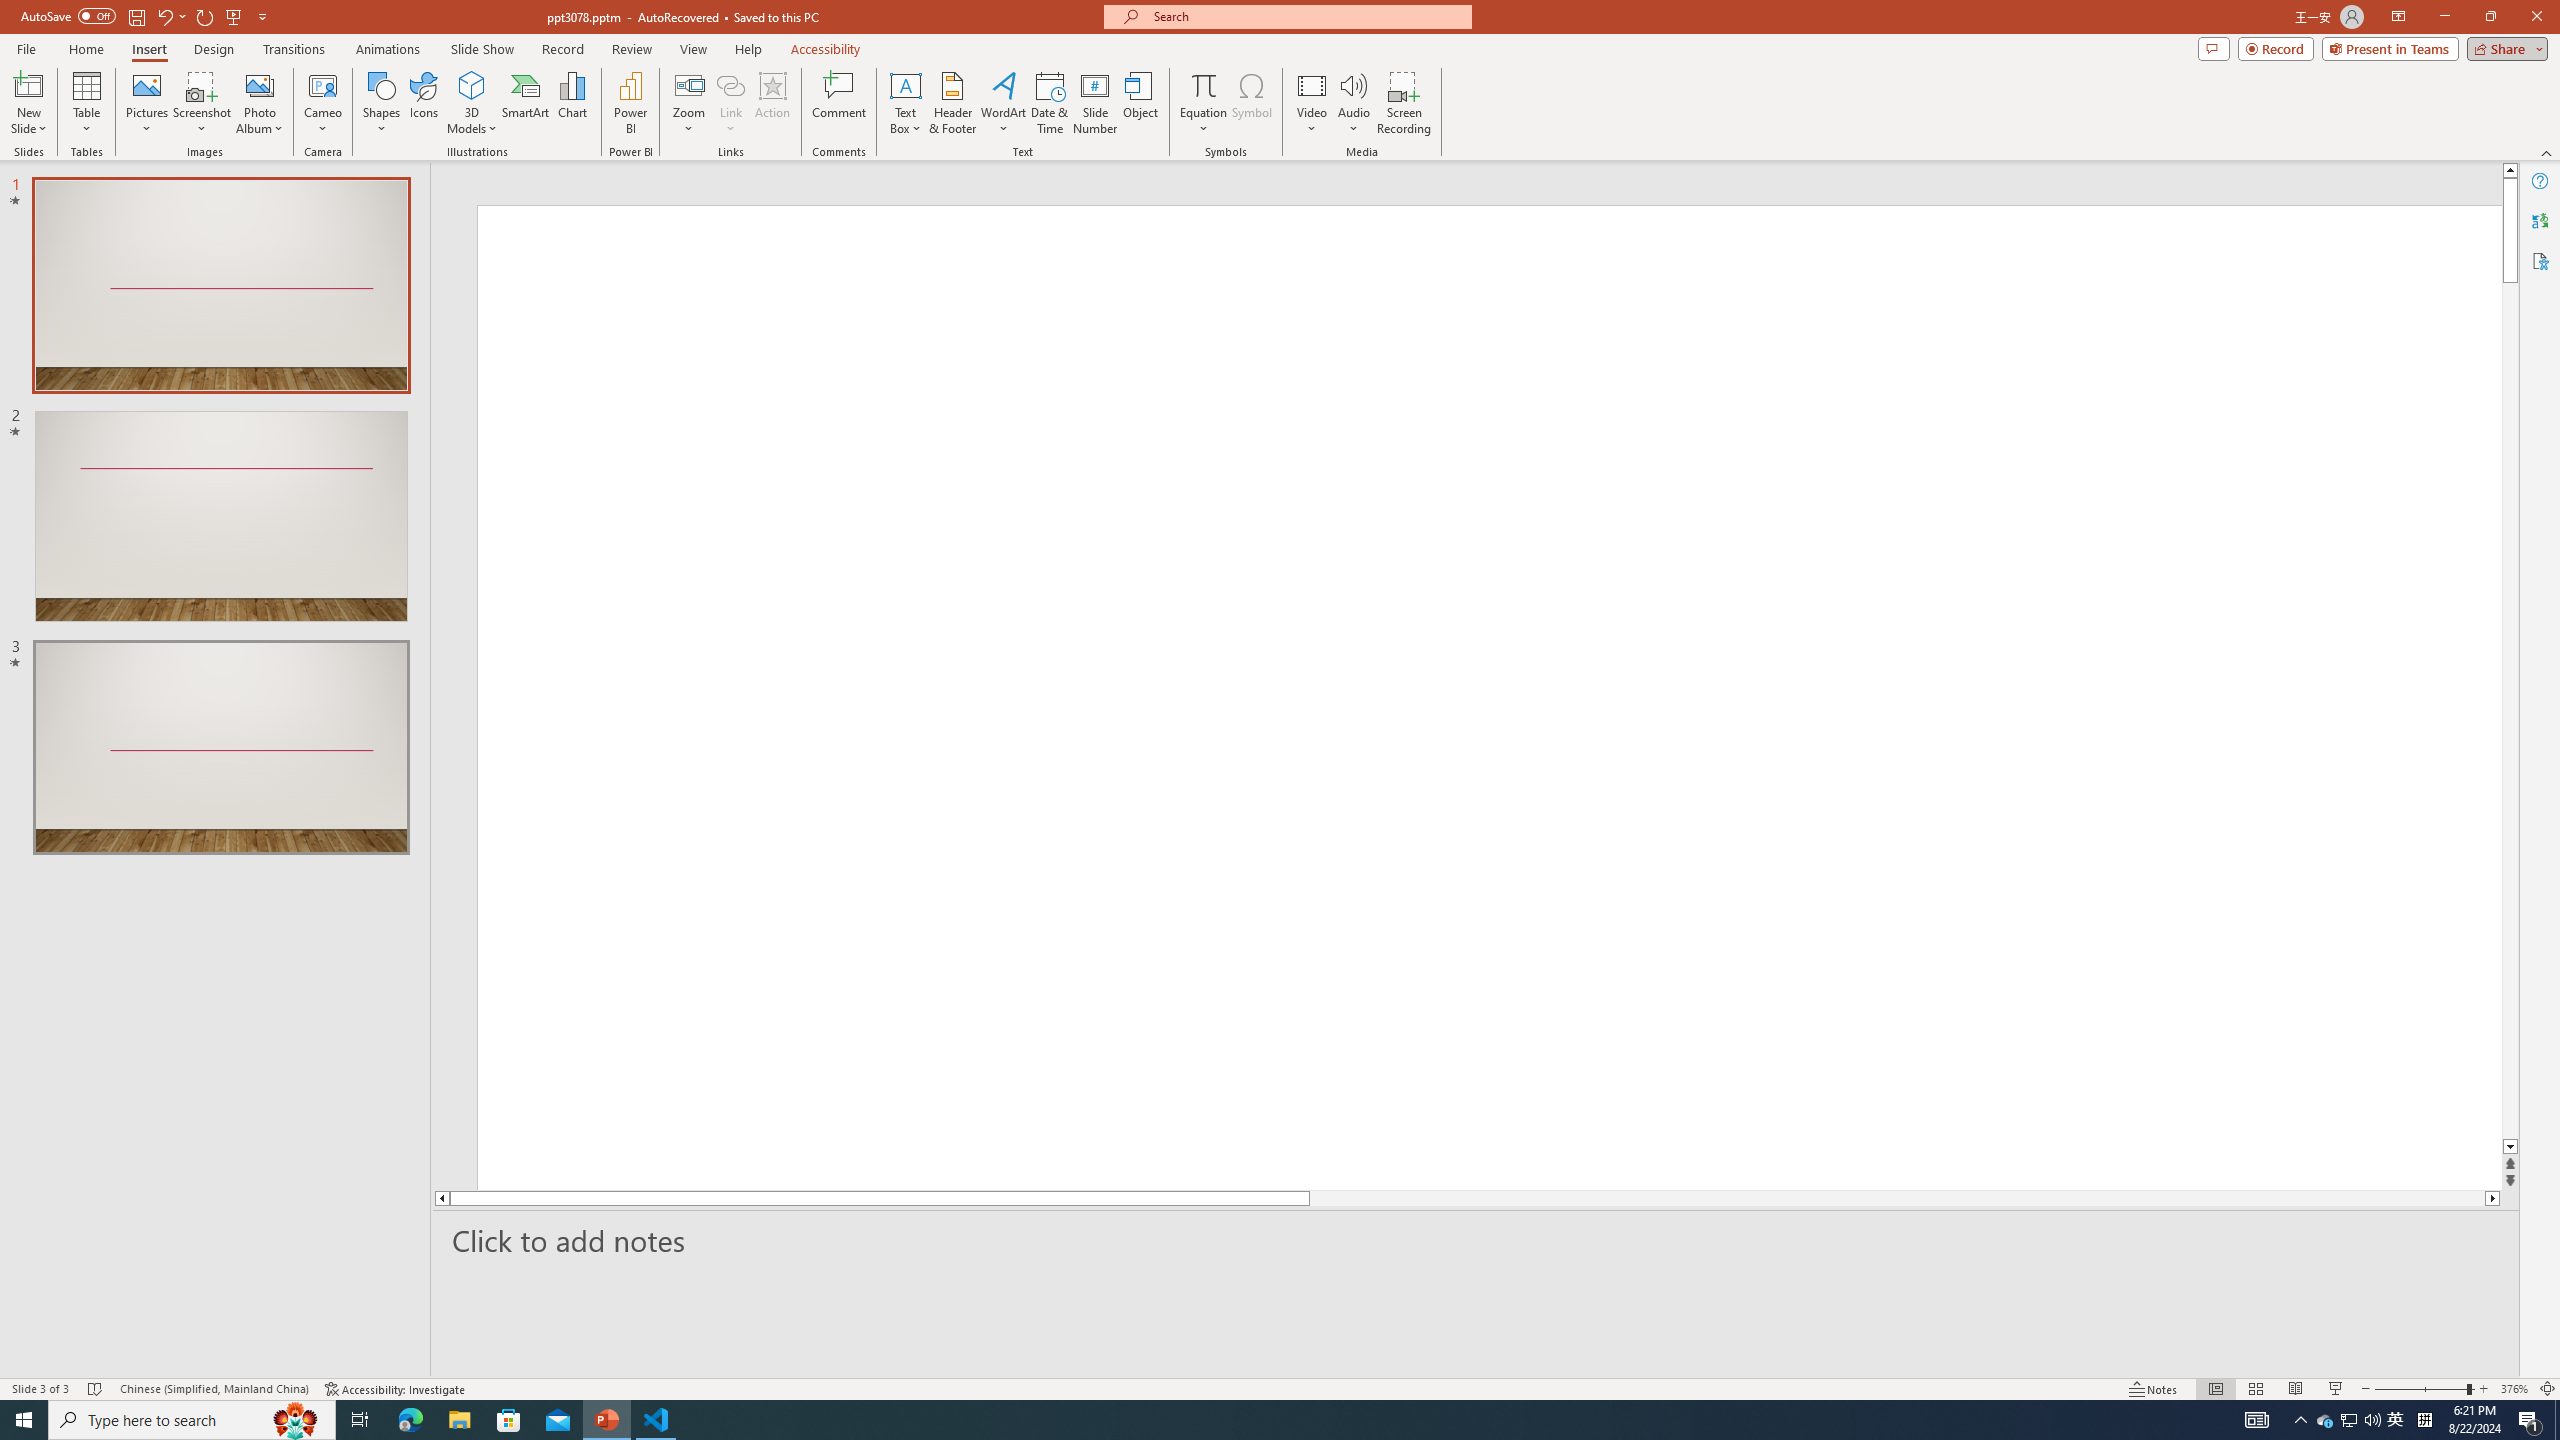 The height and width of the screenshot is (1440, 2560). Describe the element at coordinates (729, 103) in the screenshot. I see `'Link'` at that location.